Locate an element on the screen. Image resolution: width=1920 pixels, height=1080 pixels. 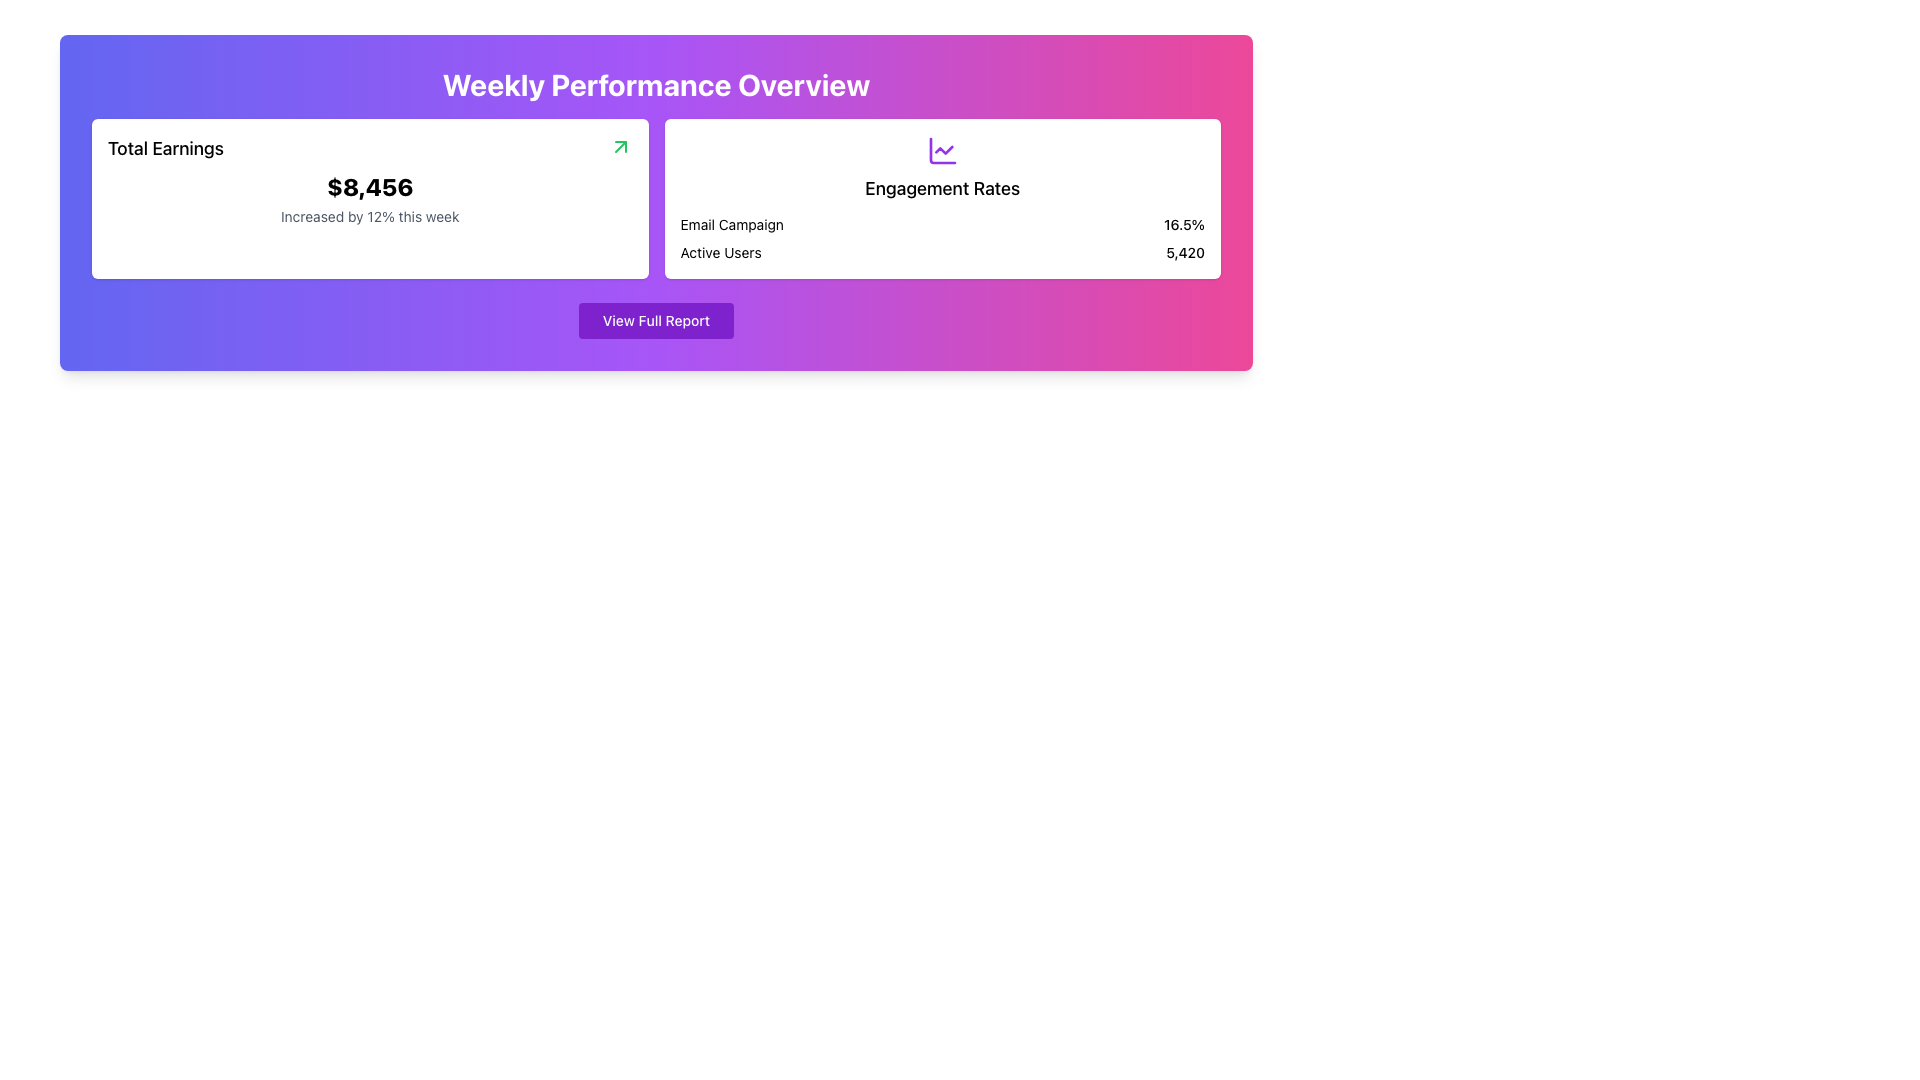
the SVG Icon positioned at the top-right of the card labeled 'Engagement Rates', which serves as a visual representation of engagement rates is located at coordinates (941, 149).